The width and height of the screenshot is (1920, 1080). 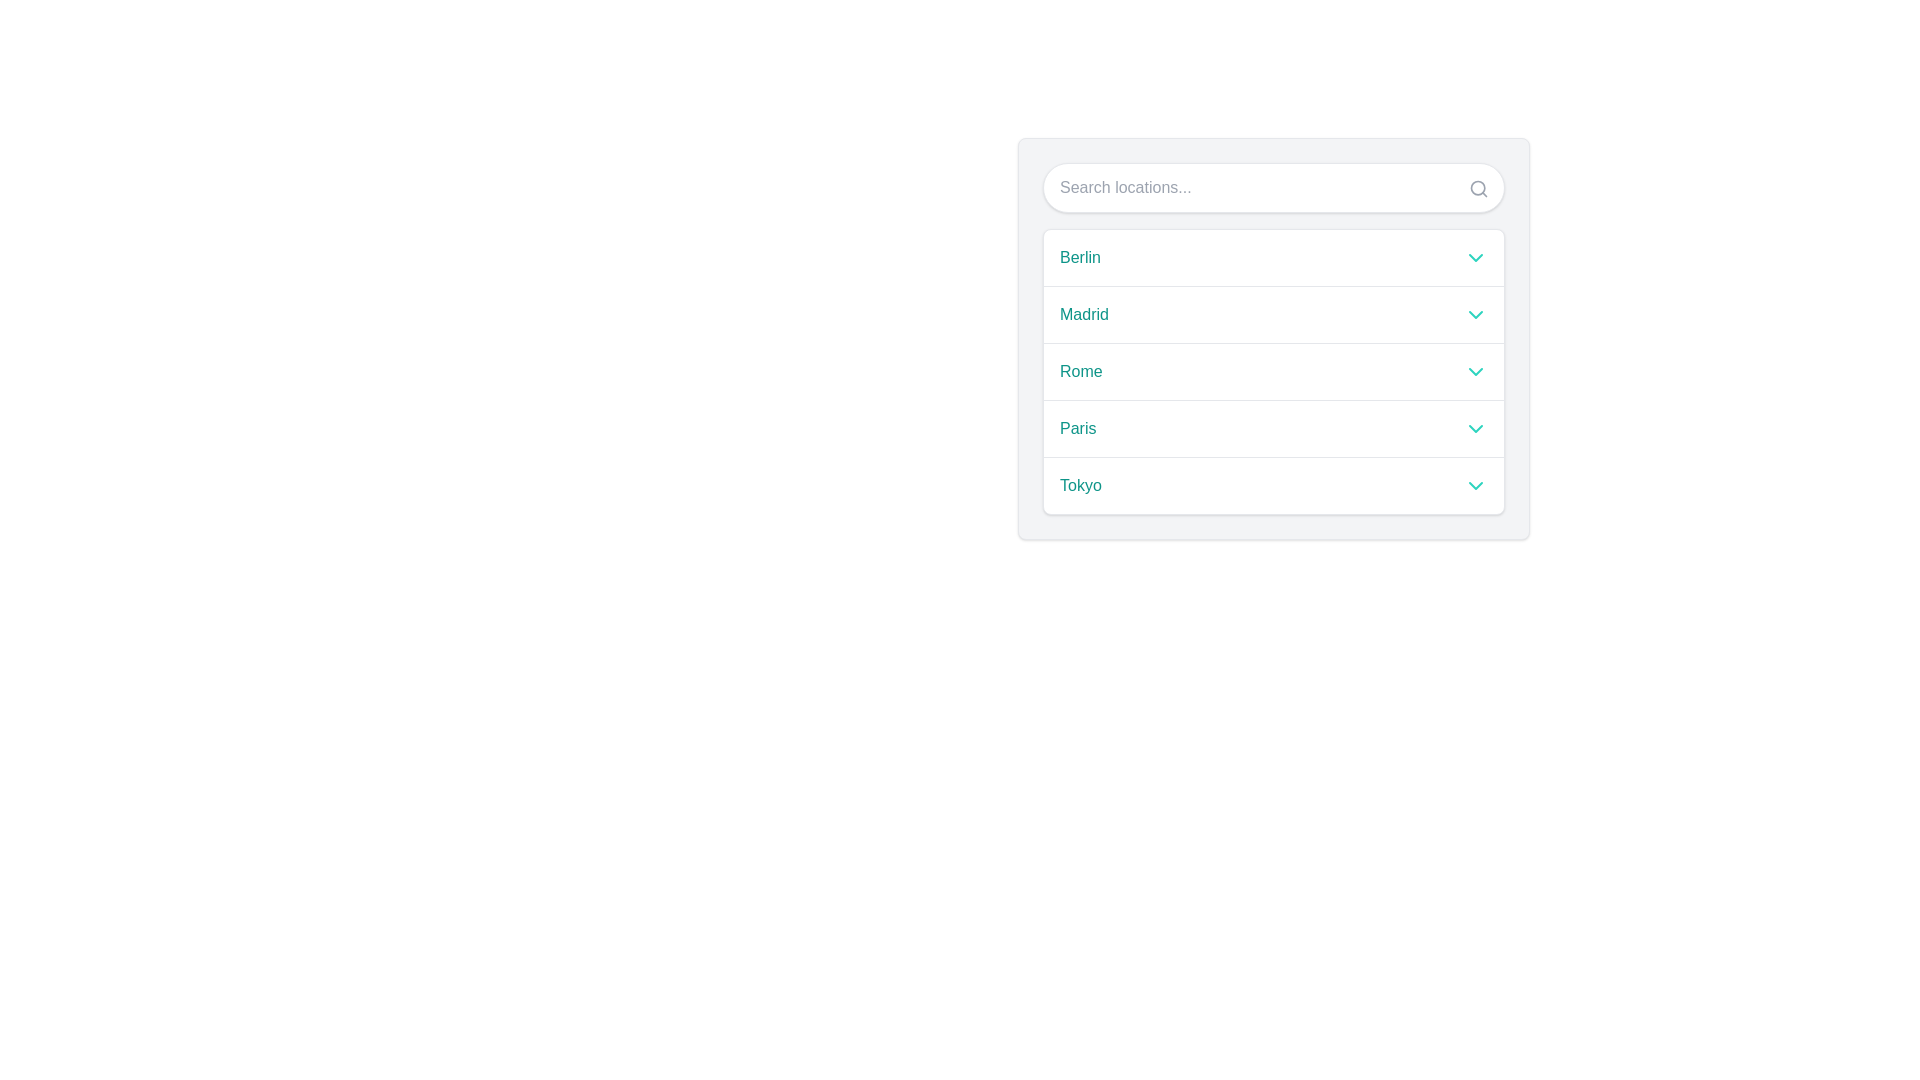 What do you see at coordinates (1476, 427) in the screenshot?
I see `the dropdown indicator icon next to the 'Paris' entry` at bounding box center [1476, 427].